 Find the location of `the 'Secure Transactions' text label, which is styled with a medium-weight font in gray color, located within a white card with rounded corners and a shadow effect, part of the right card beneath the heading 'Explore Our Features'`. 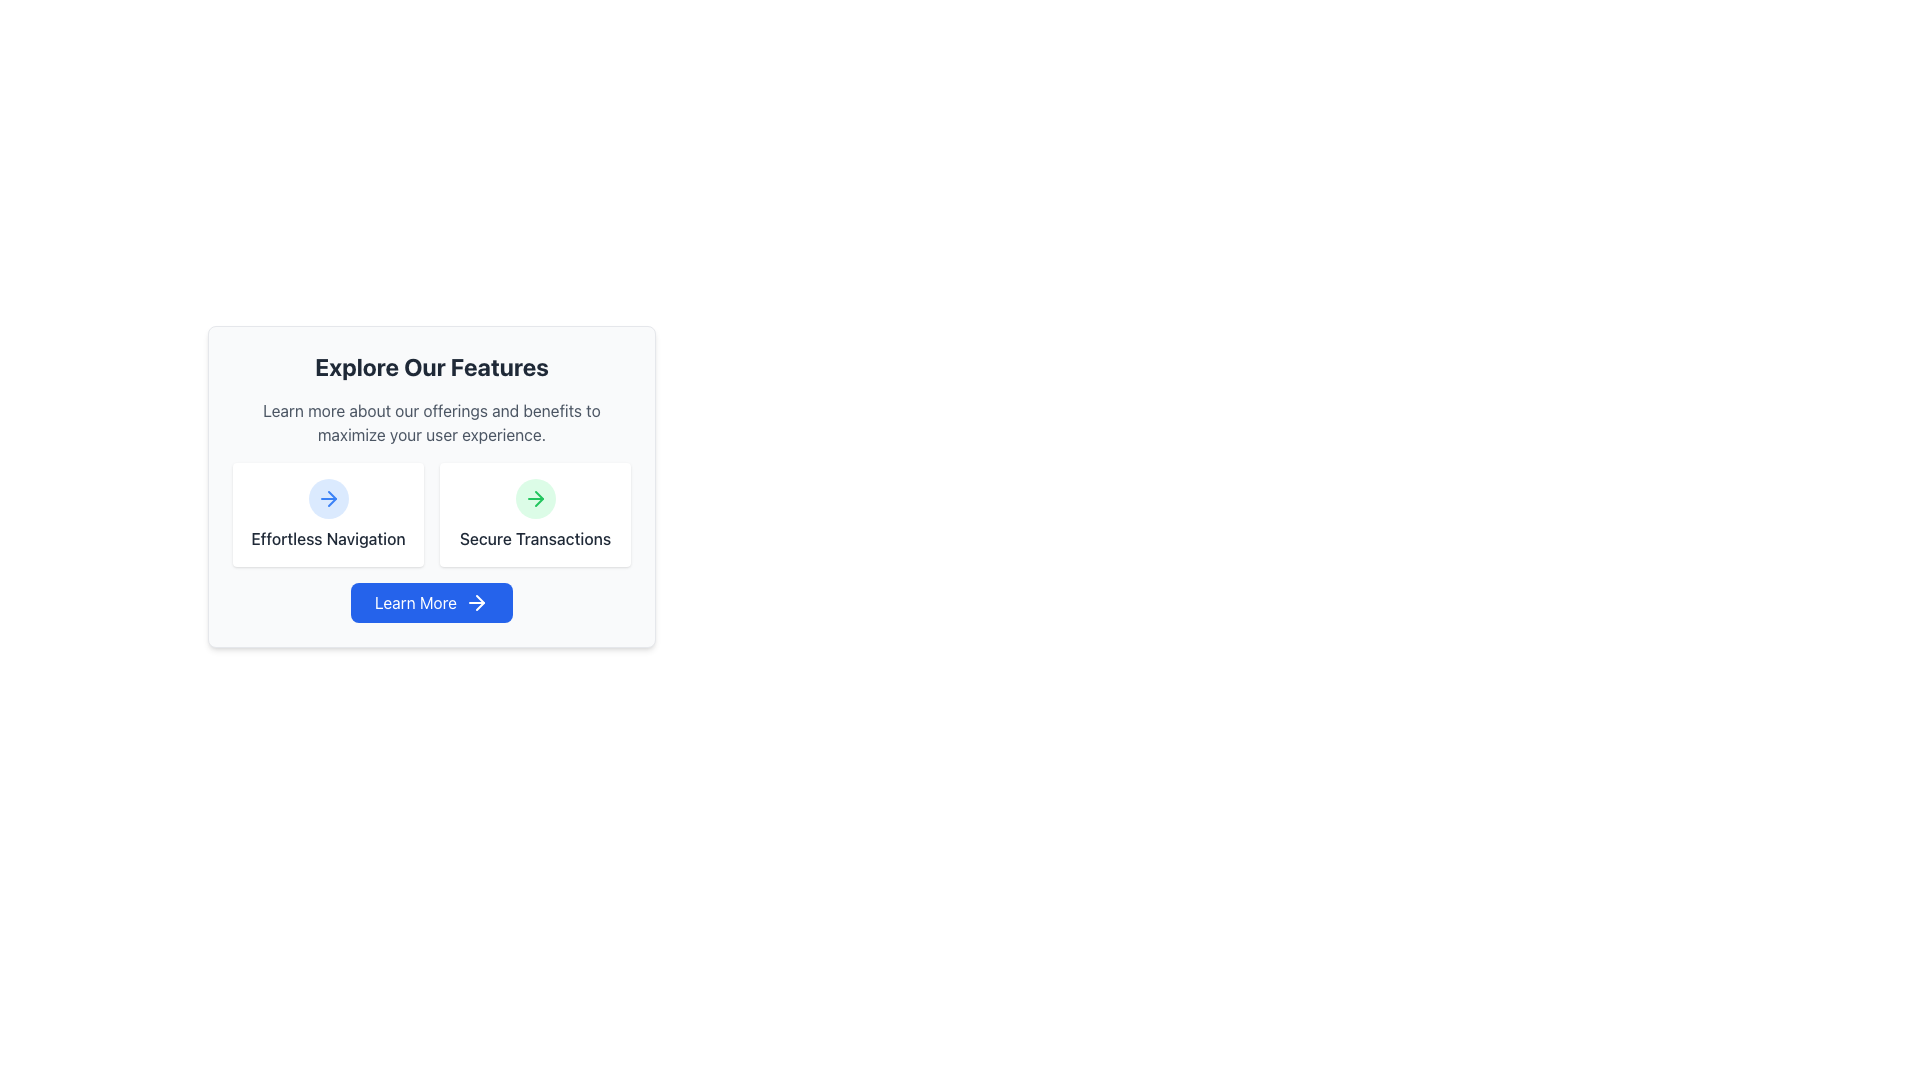

the 'Secure Transactions' text label, which is styled with a medium-weight font in gray color, located within a white card with rounded corners and a shadow effect, part of the right card beneath the heading 'Explore Our Features' is located at coordinates (535, 538).